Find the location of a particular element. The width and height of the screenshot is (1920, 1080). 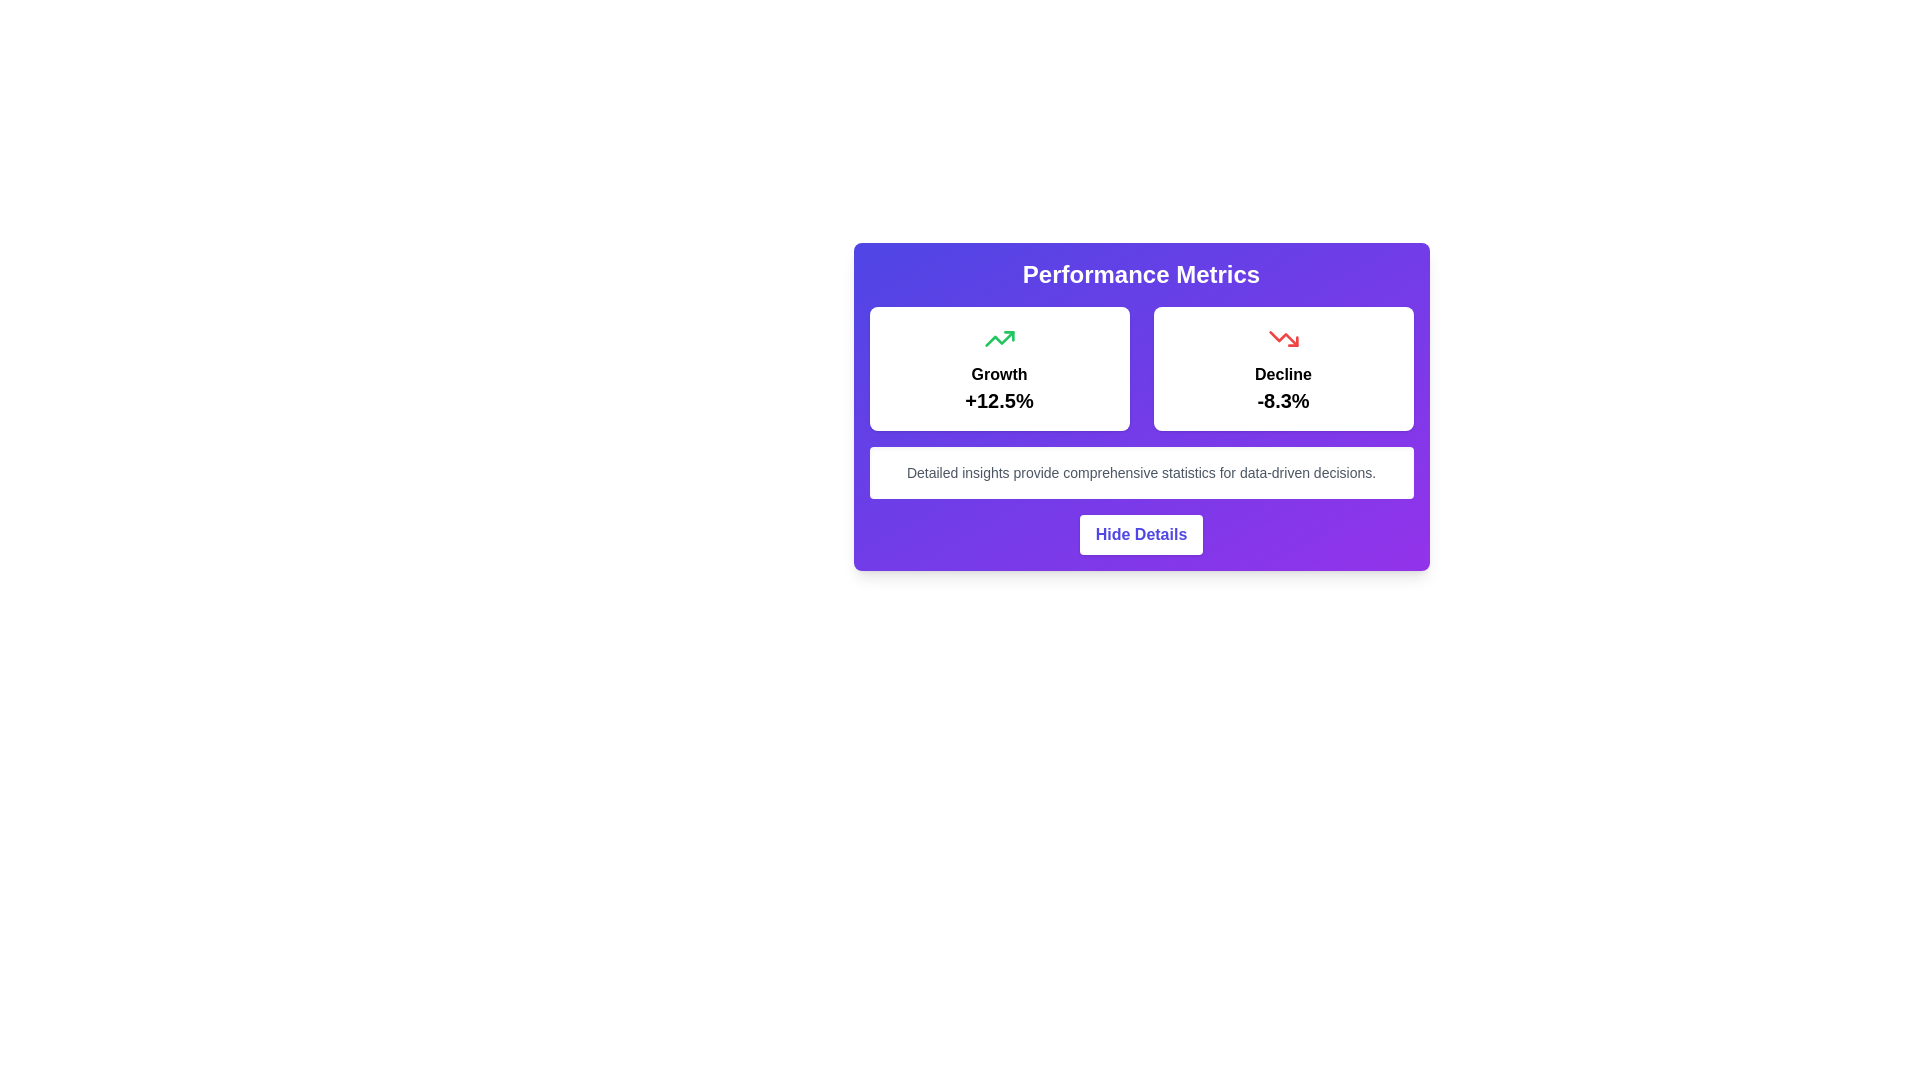

the icon representing trend located in the card containing the text 'Growth +12.5%' under the 'Performance Metrics' section is located at coordinates (999, 338).